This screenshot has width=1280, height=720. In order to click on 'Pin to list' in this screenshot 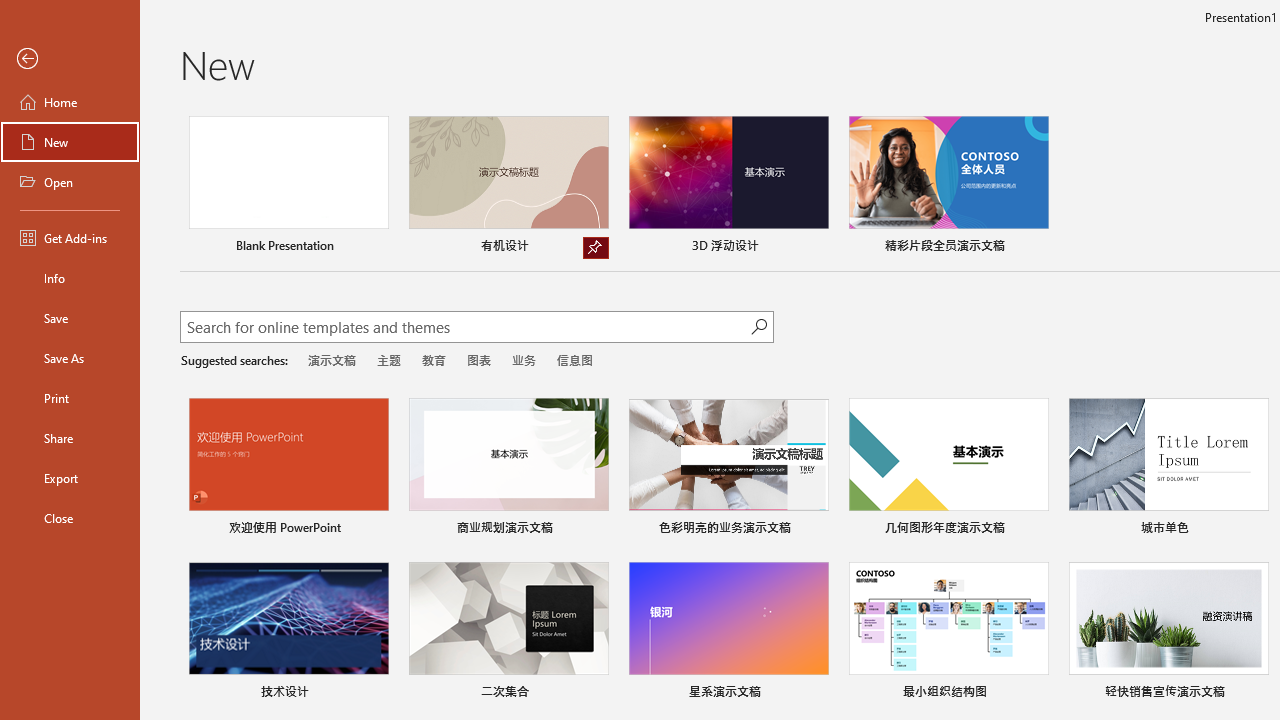, I will do `click(1254, 693)`.